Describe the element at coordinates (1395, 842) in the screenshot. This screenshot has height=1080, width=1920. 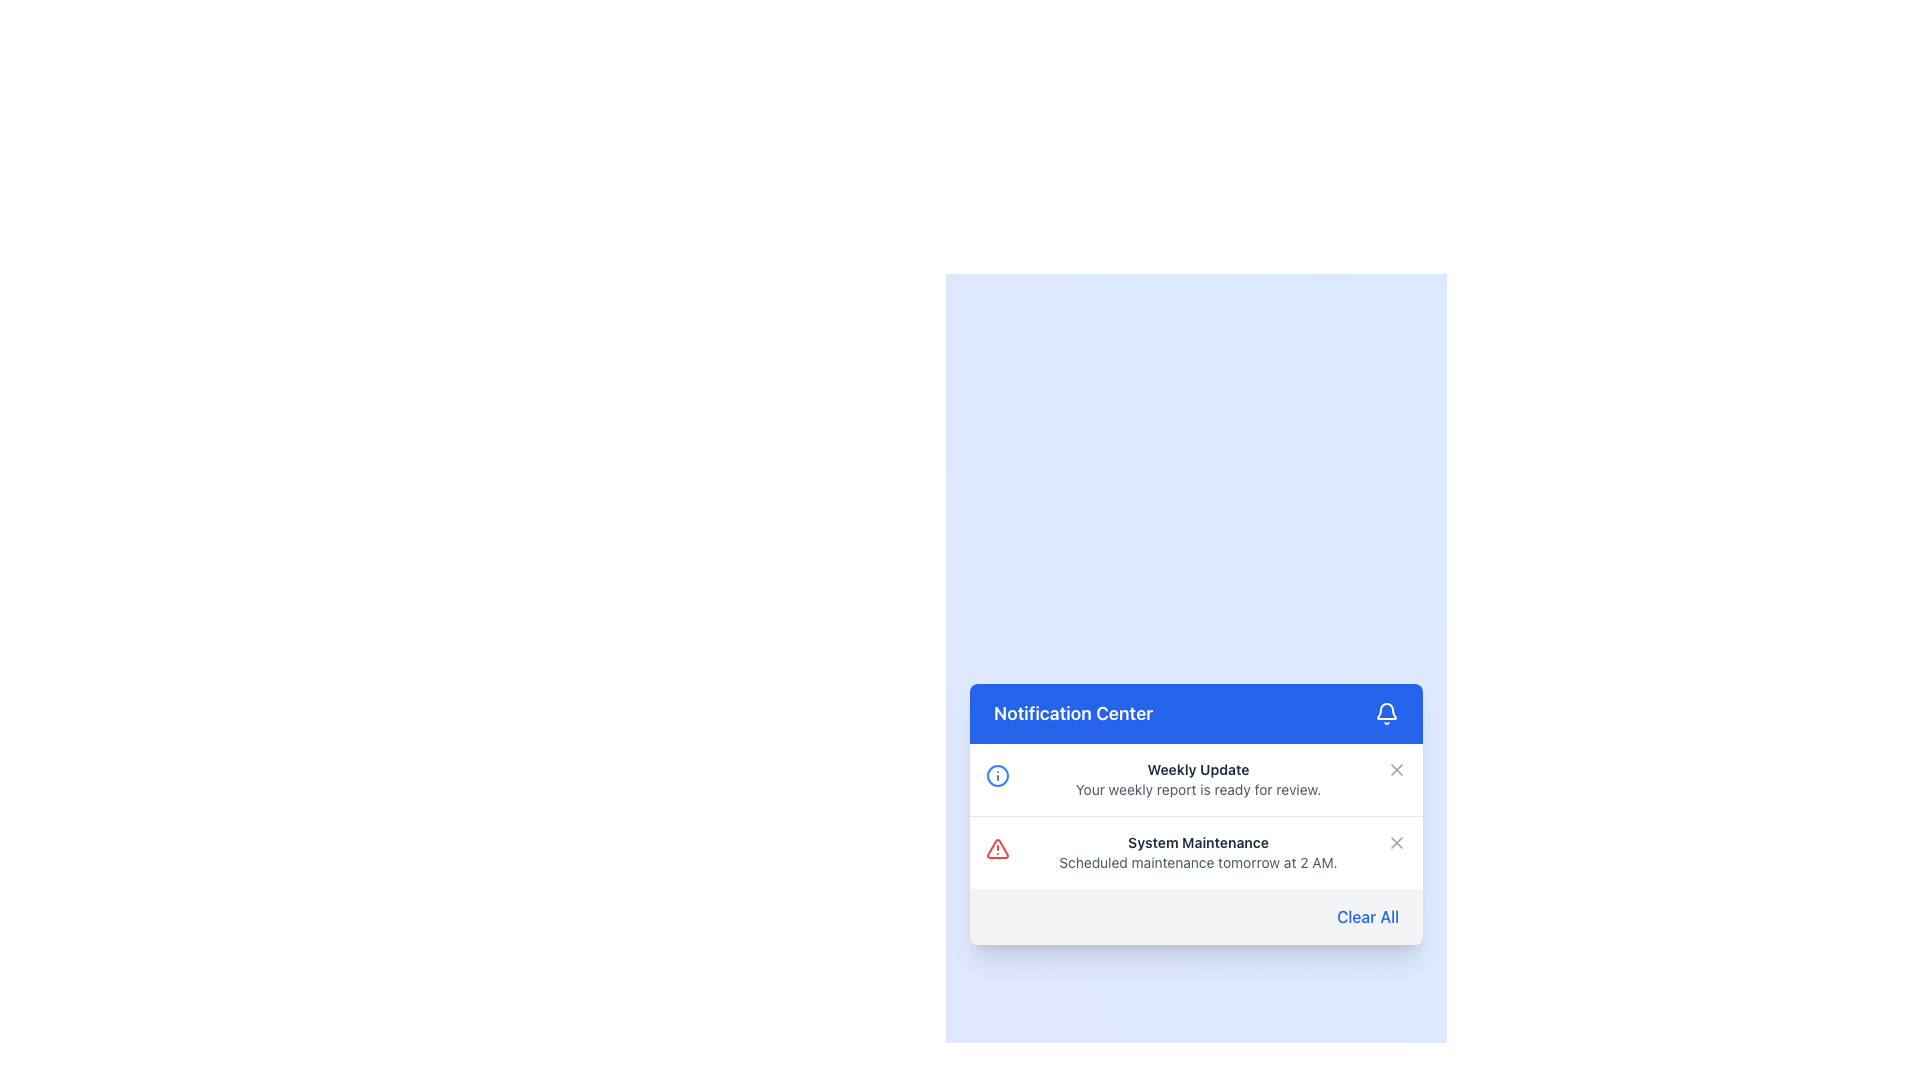
I see `the diagonal line of the close button SVG element located at the top-right corner of the 'Notification Center' notification card` at that location.